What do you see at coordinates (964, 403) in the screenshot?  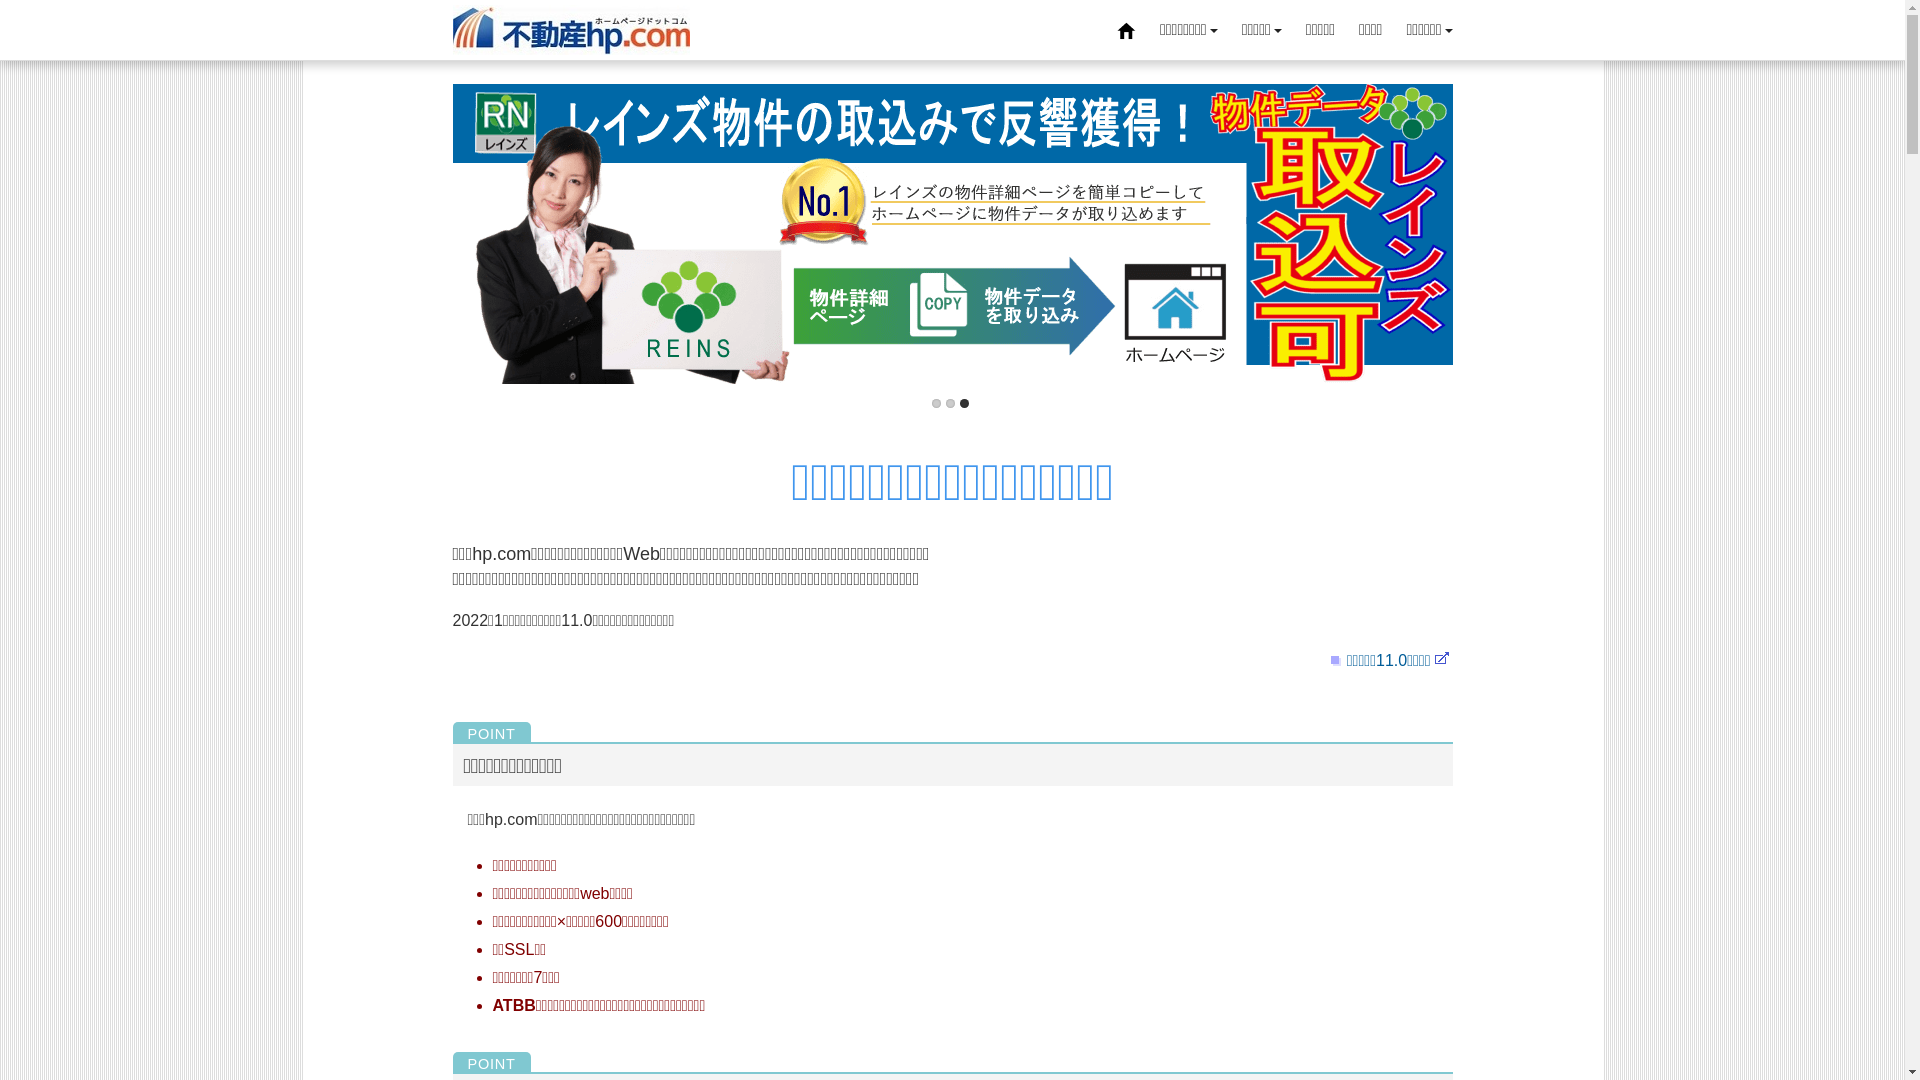 I see `'3'` at bounding box center [964, 403].